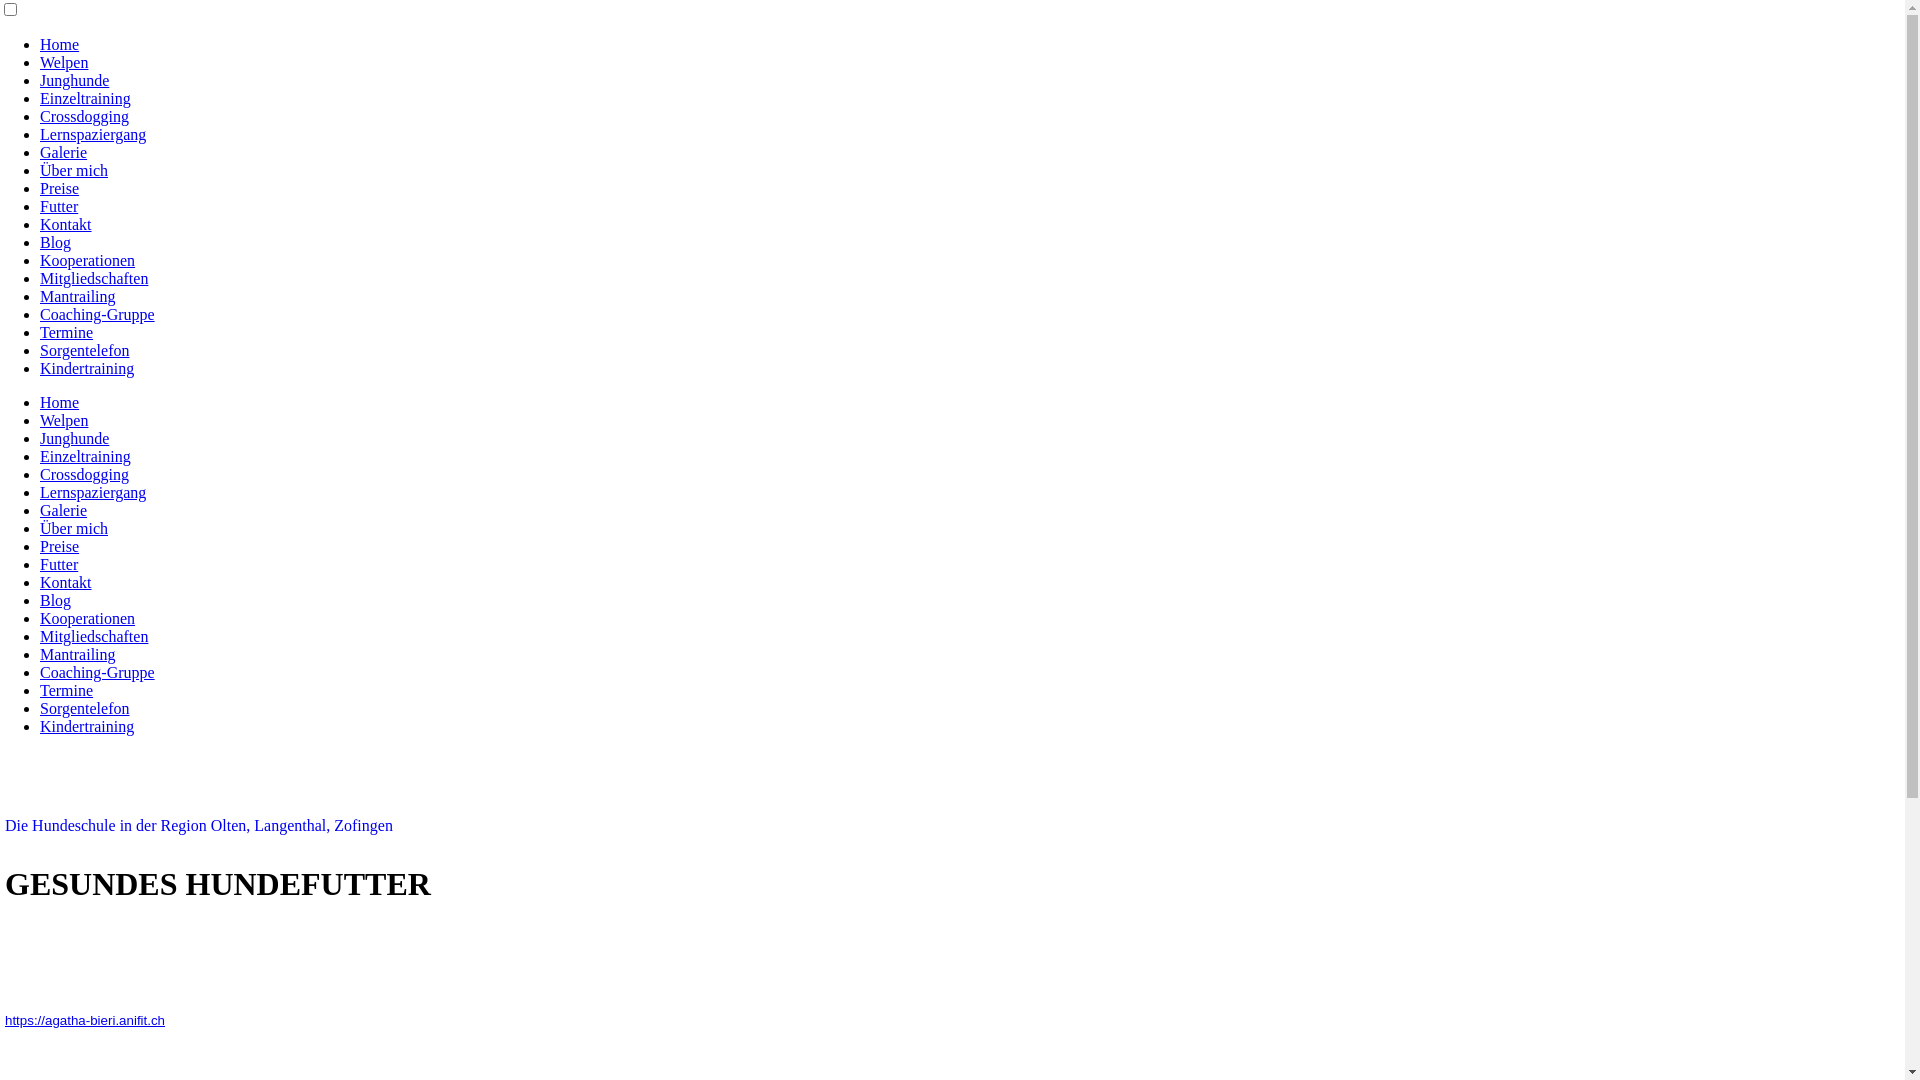  I want to click on 'Kindertraining', so click(39, 368).